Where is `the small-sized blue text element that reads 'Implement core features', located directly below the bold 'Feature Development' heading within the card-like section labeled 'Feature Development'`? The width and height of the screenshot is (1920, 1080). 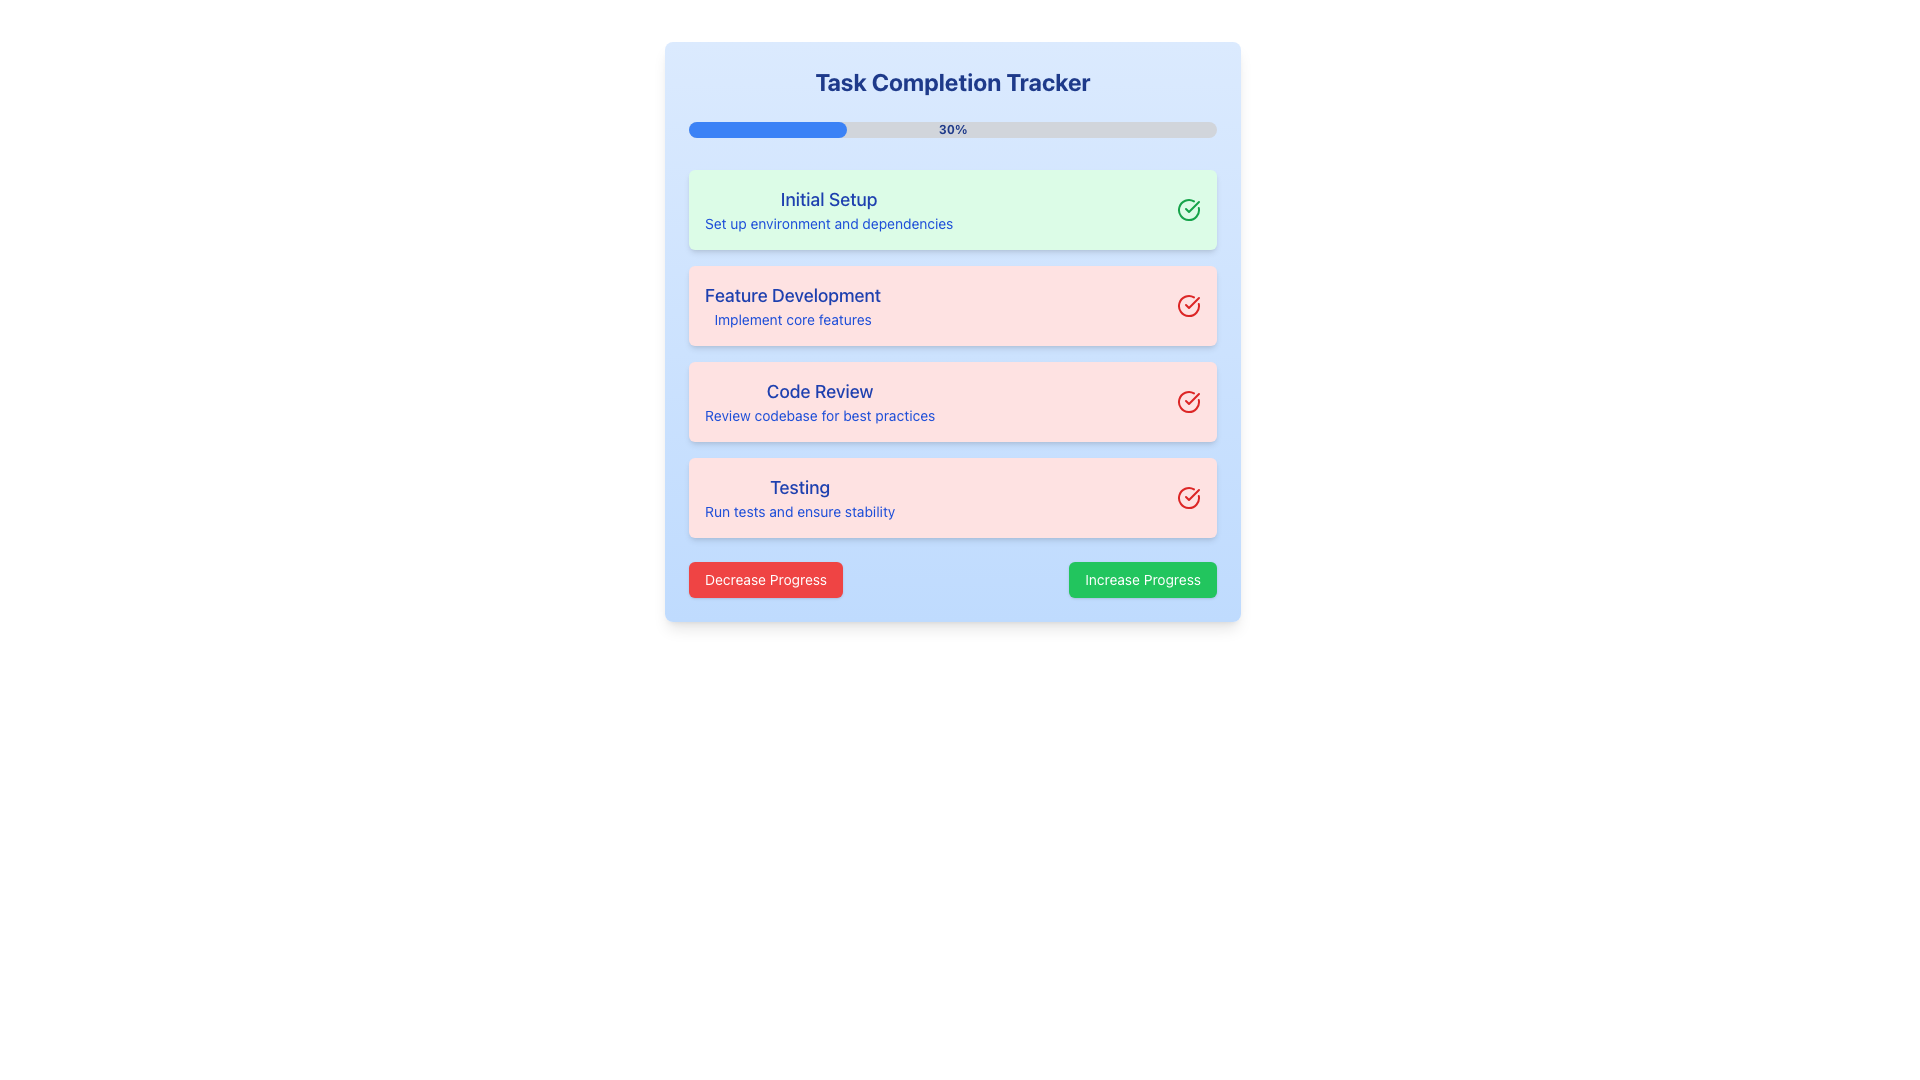 the small-sized blue text element that reads 'Implement core features', located directly below the bold 'Feature Development' heading within the card-like section labeled 'Feature Development' is located at coordinates (792, 319).